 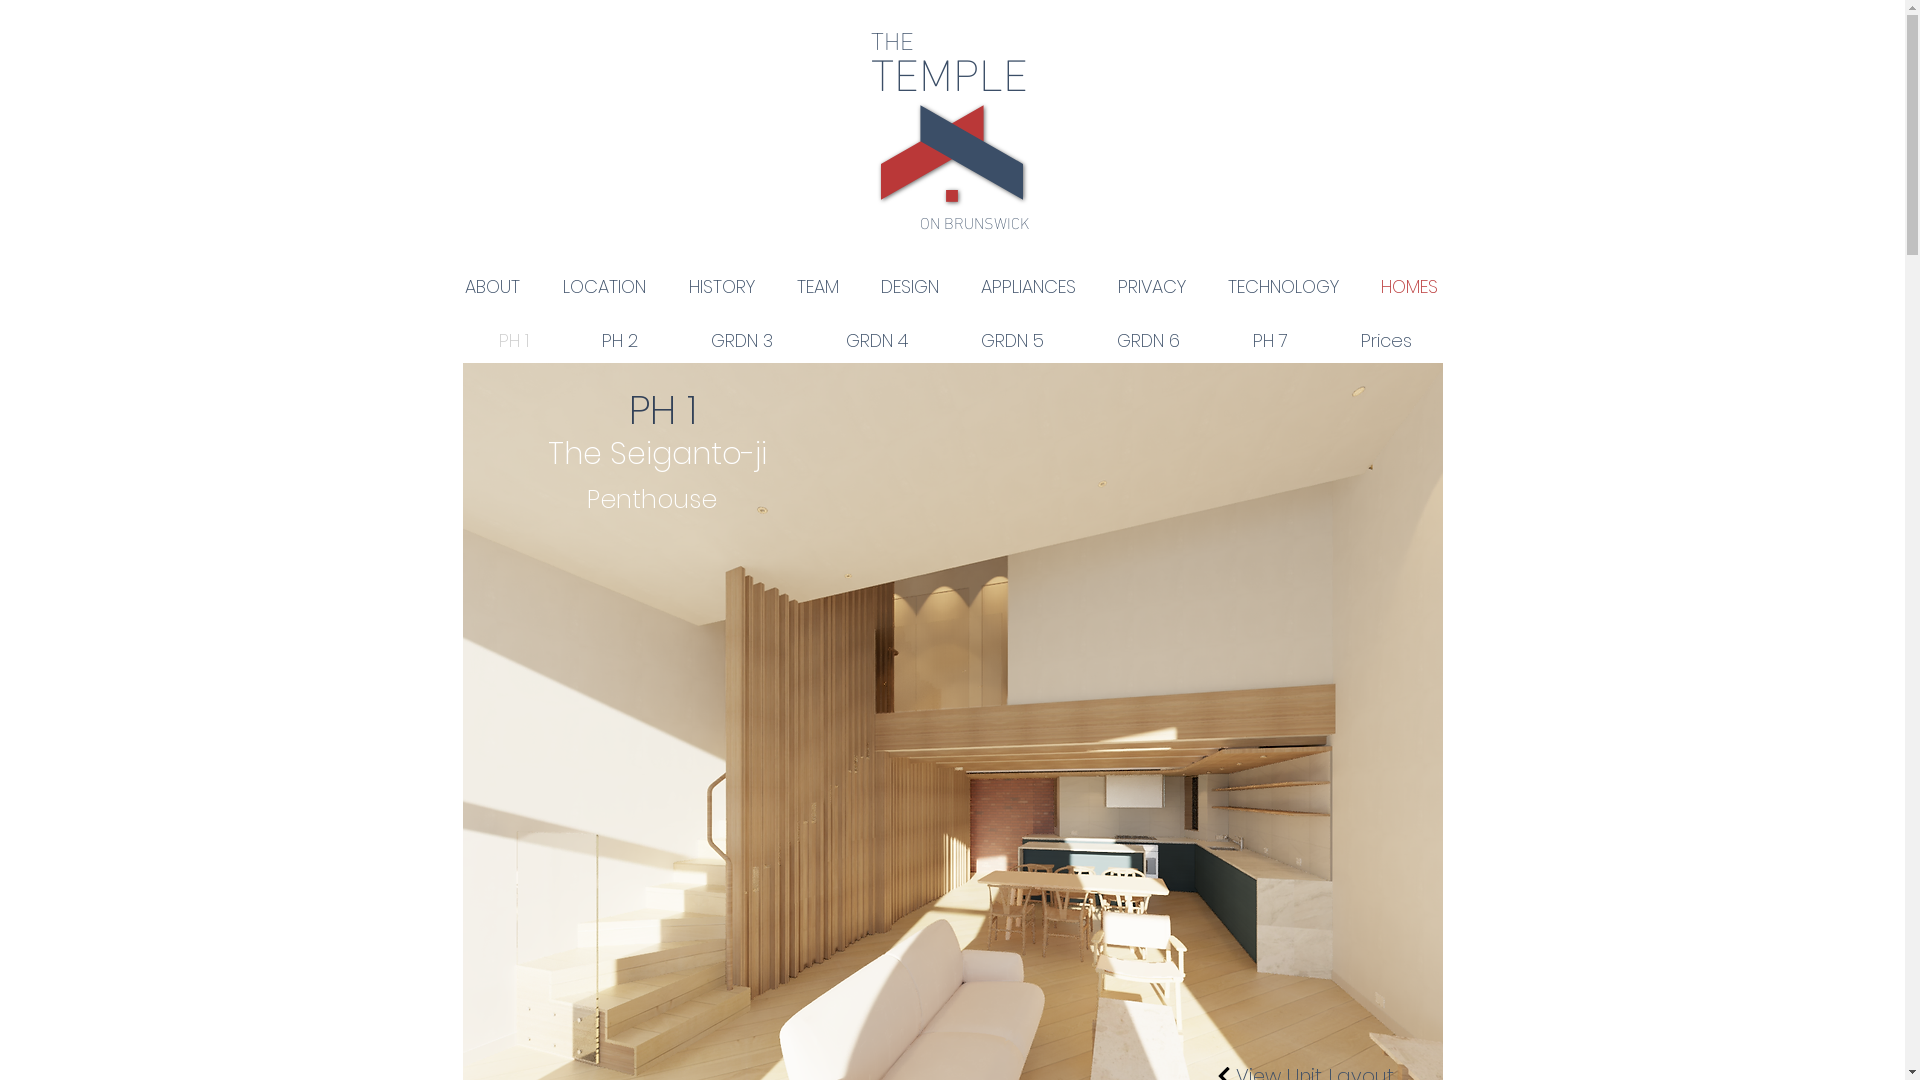 I want to click on 'PH 7', so click(x=1214, y=339).